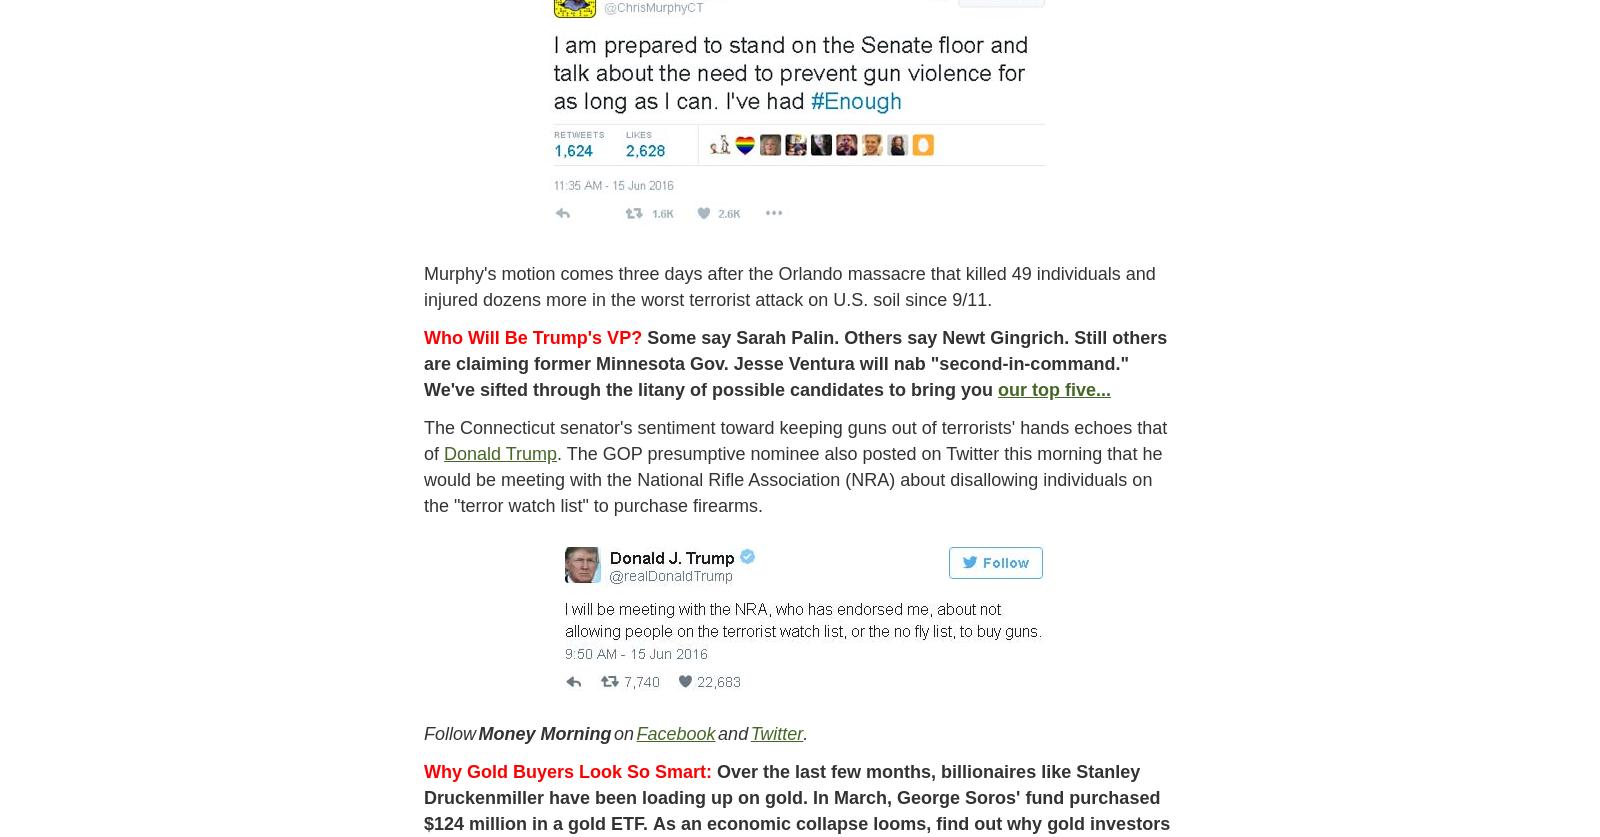 The width and height of the screenshot is (1600, 837). What do you see at coordinates (732, 731) in the screenshot?
I see `'and'` at bounding box center [732, 731].